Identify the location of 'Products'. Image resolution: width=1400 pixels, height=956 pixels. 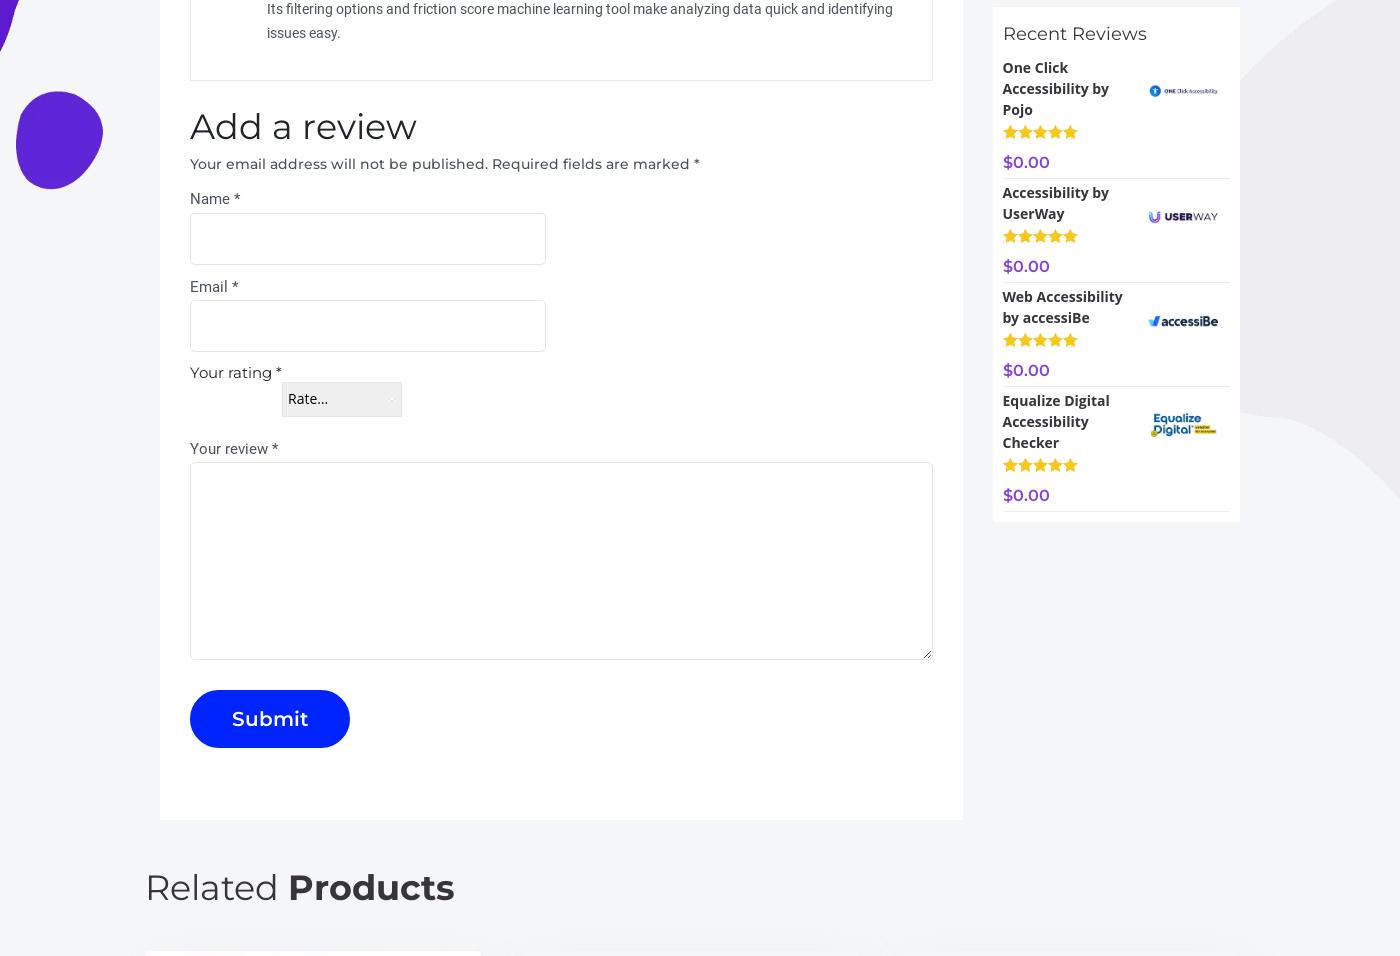
(371, 887).